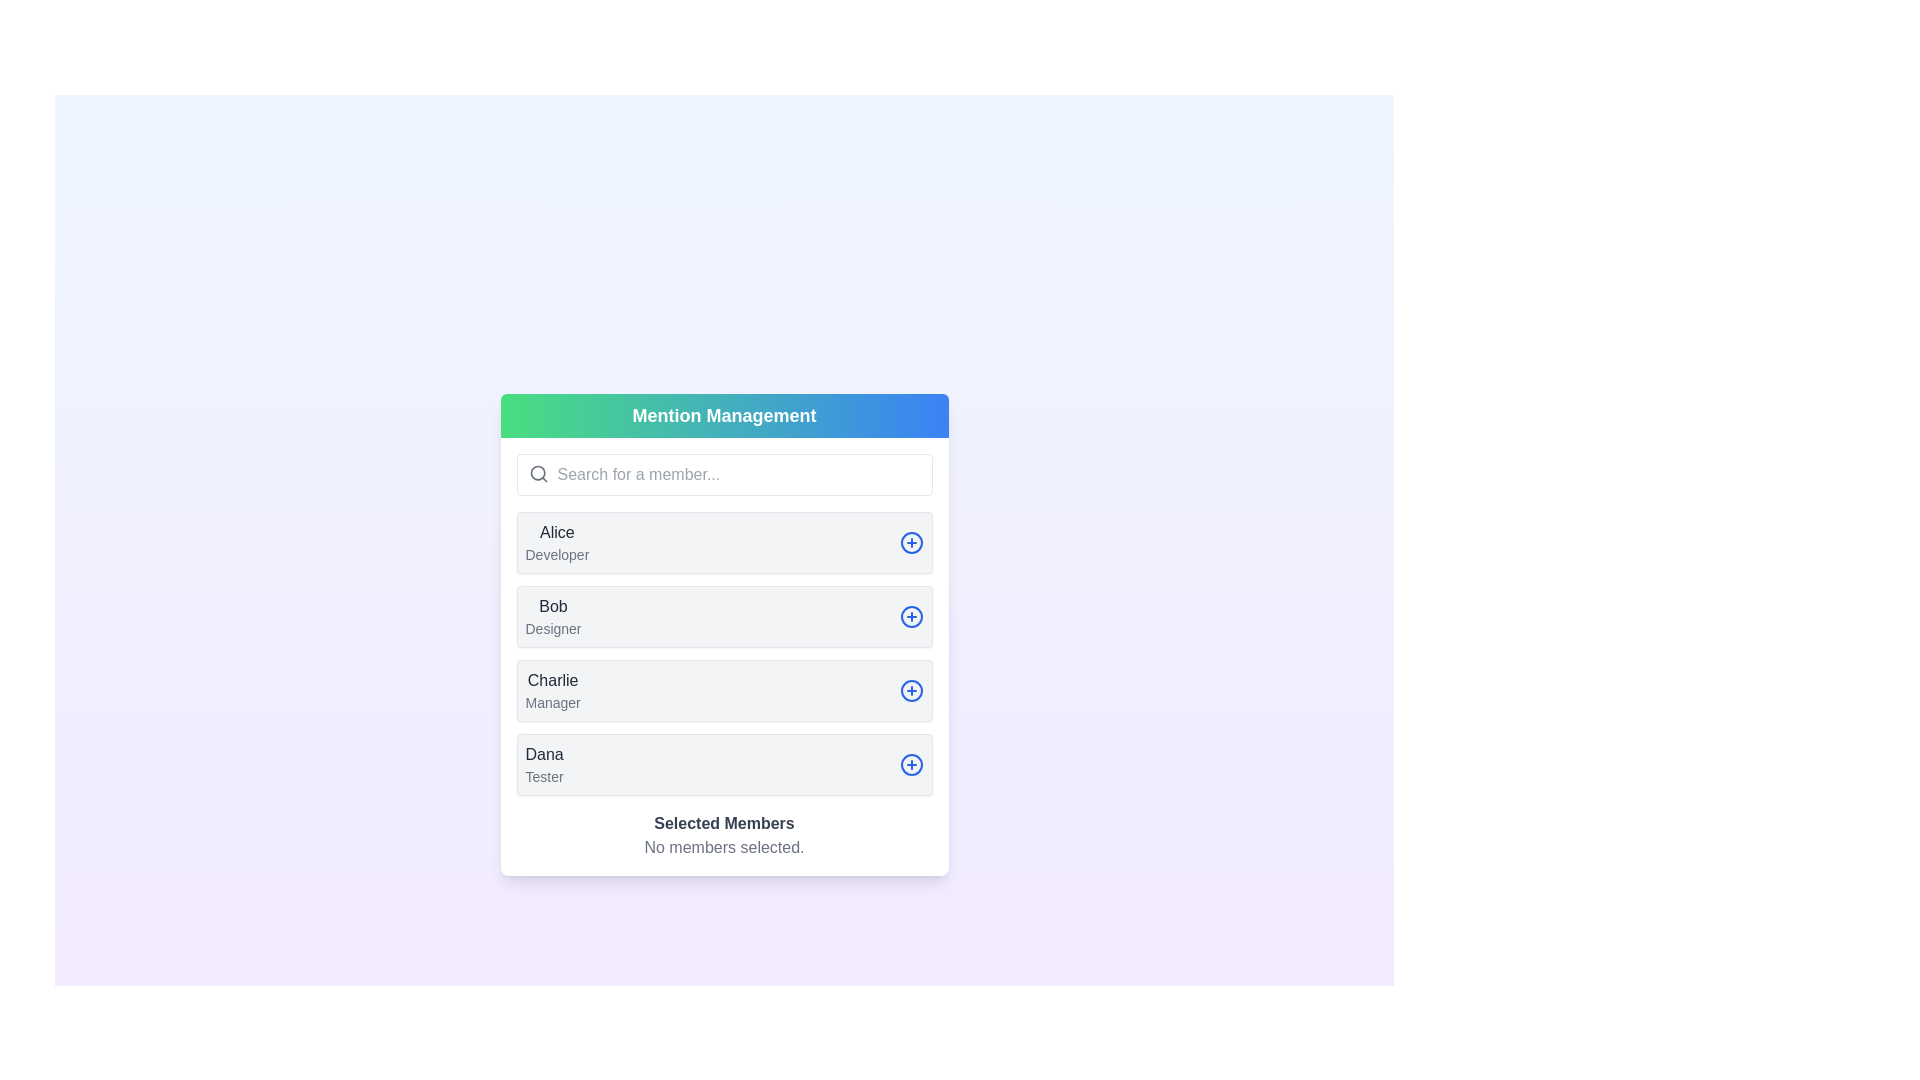 The height and width of the screenshot is (1080, 1920). What do you see at coordinates (910, 616) in the screenshot?
I see `the circular button with a blue outline and a centered '+' symbol located in the top-right corner of the 'Bob Designer' user card` at bounding box center [910, 616].